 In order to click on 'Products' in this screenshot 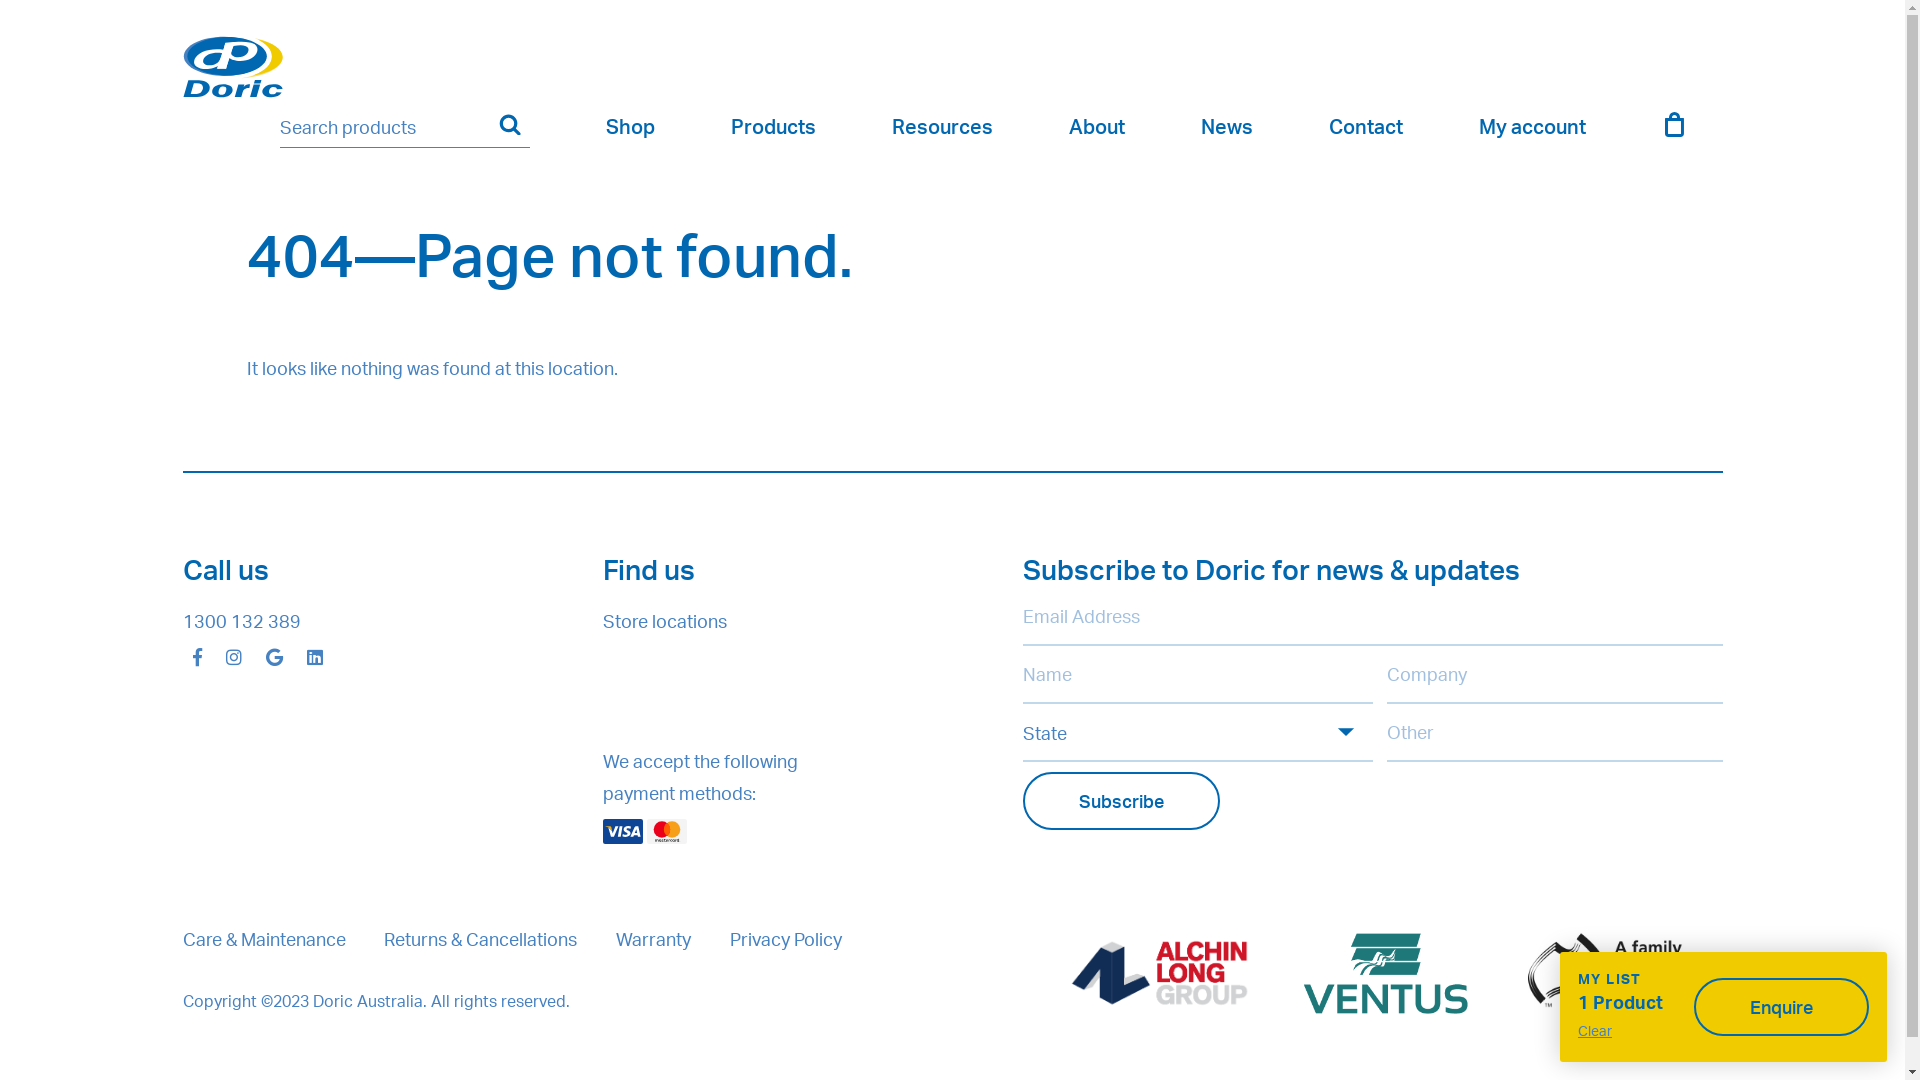, I will do `click(729, 127)`.